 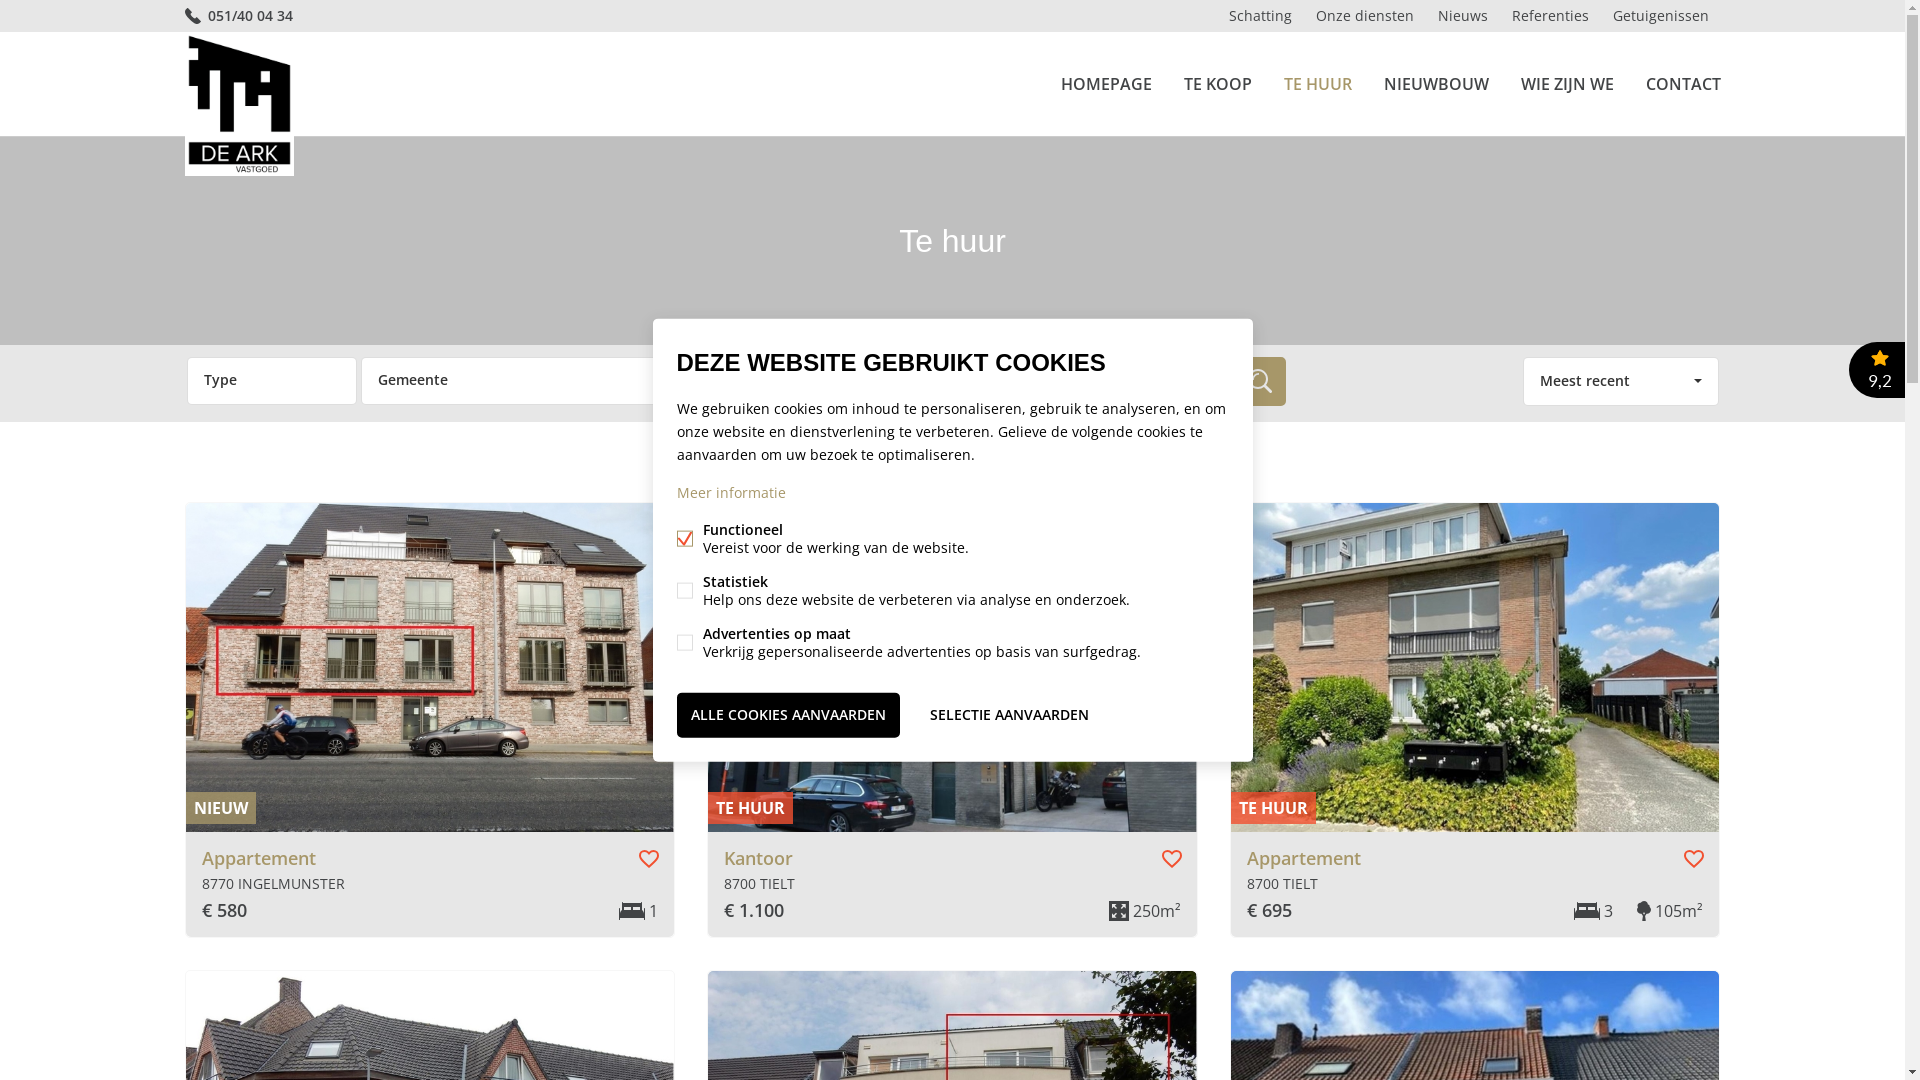 What do you see at coordinates (676, 492) in the screenshot?
I see `'Meer informatie'` at bounding box center [676, 492].